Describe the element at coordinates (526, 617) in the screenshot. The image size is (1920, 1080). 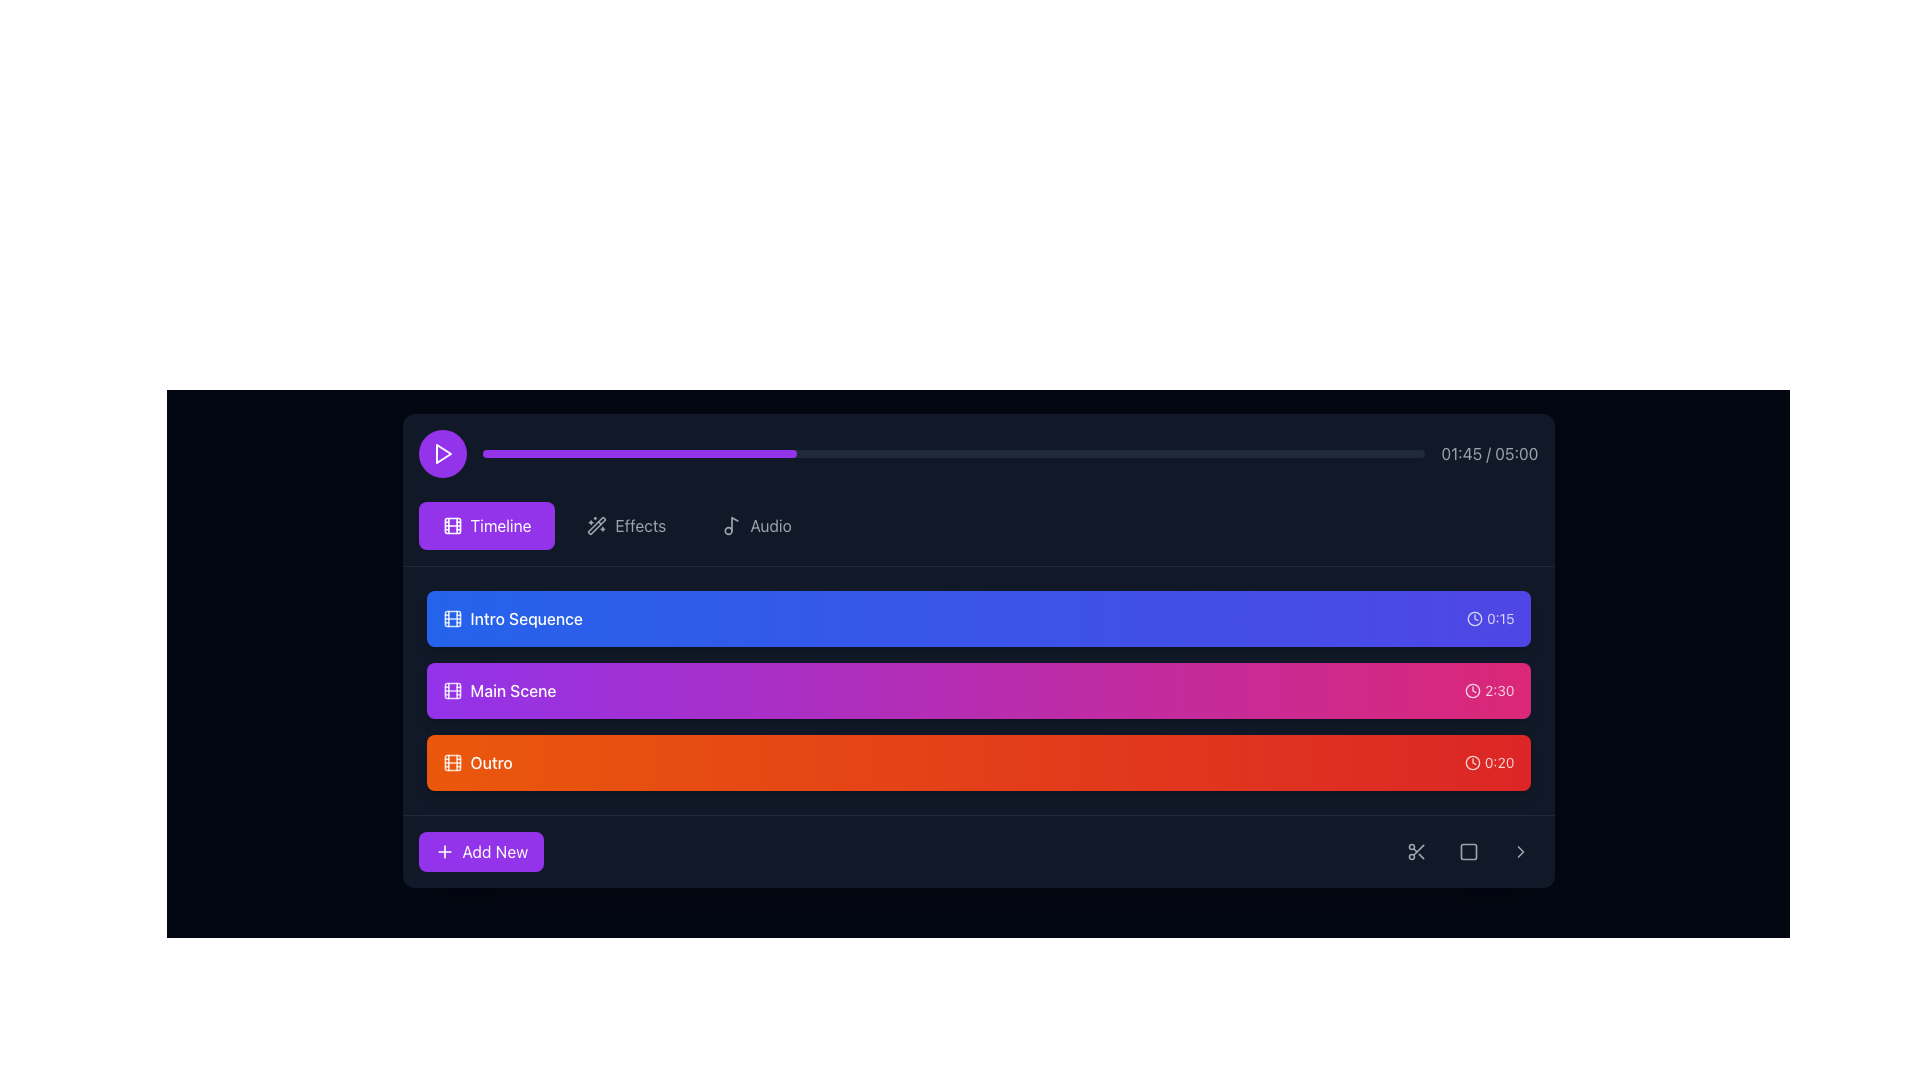
I see `the 'Intro Sequence' text label displayed in white font against a vivid blue background` at that location.